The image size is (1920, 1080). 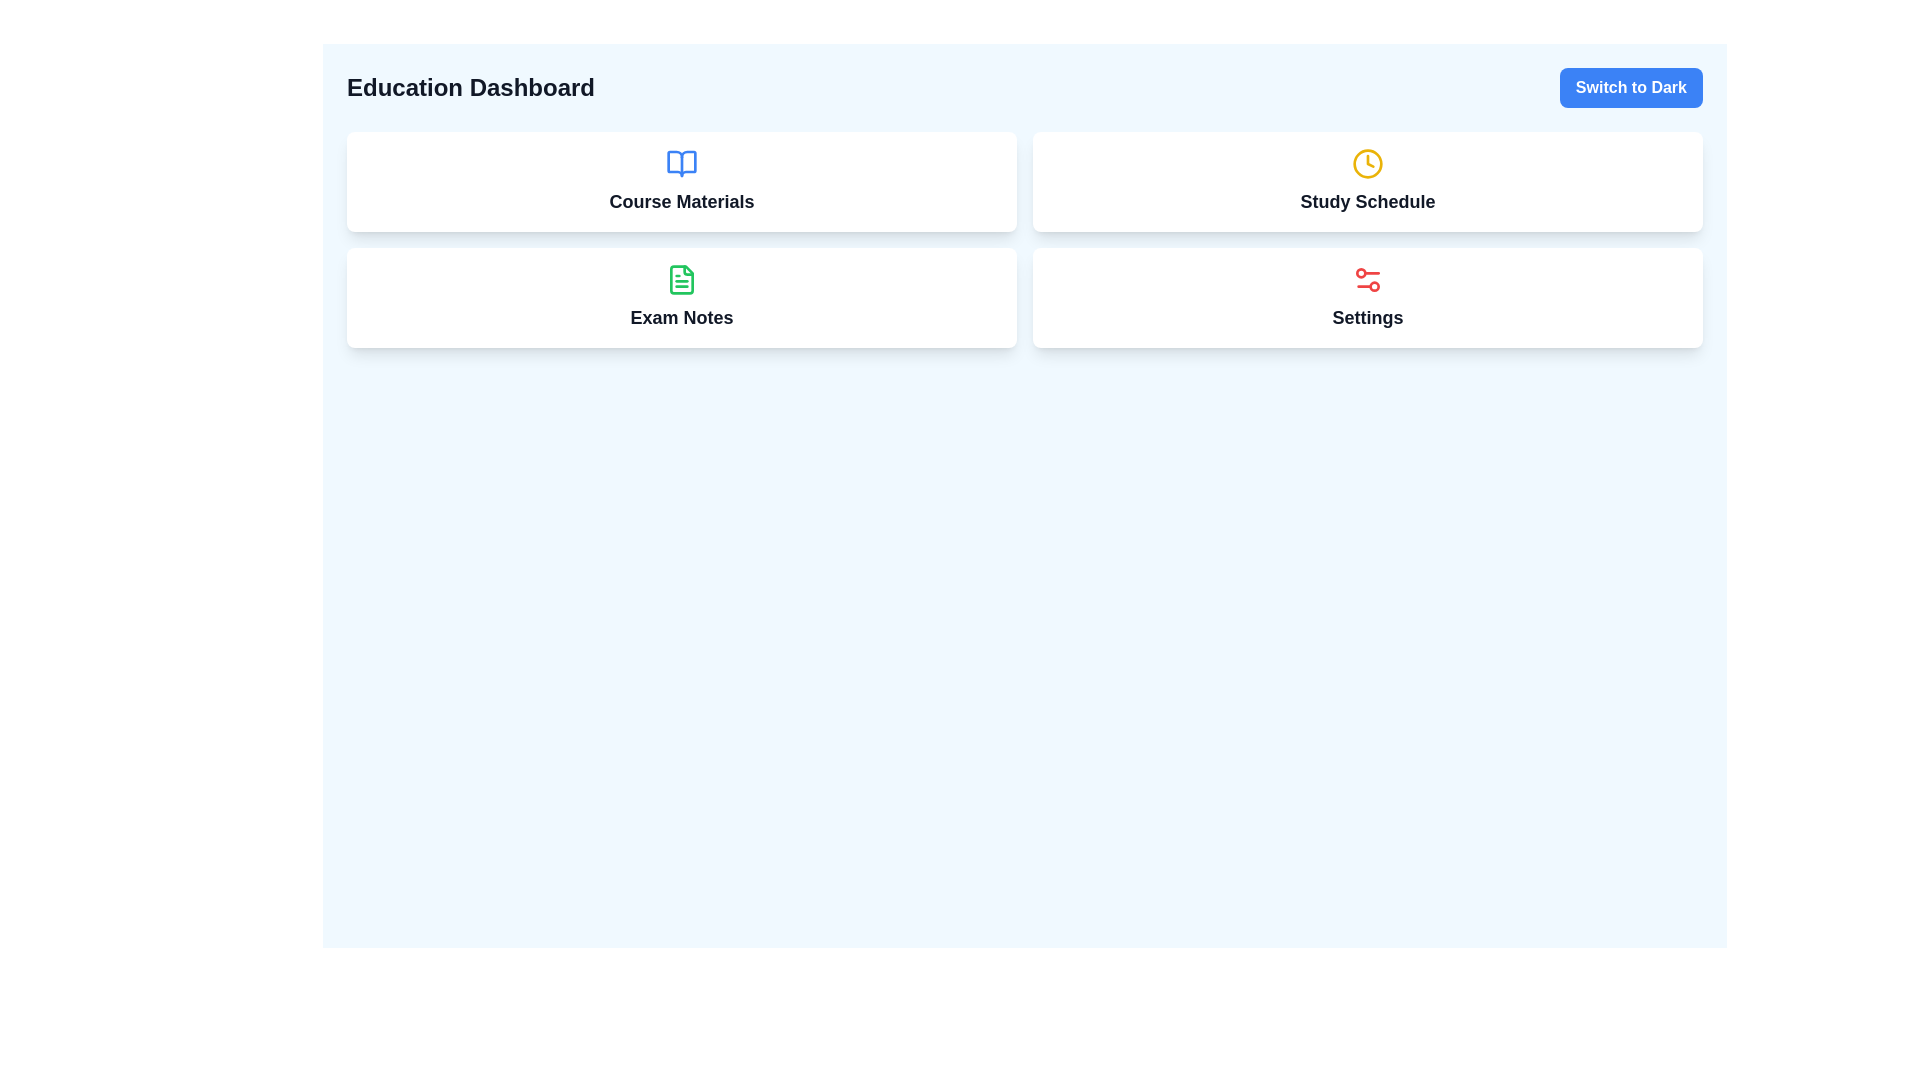 What do you see at coordinates (681, 181) in the screenshot?
I see `the Card Component located in the top-left corner of the grid layout` at bounding box center [681, 181].